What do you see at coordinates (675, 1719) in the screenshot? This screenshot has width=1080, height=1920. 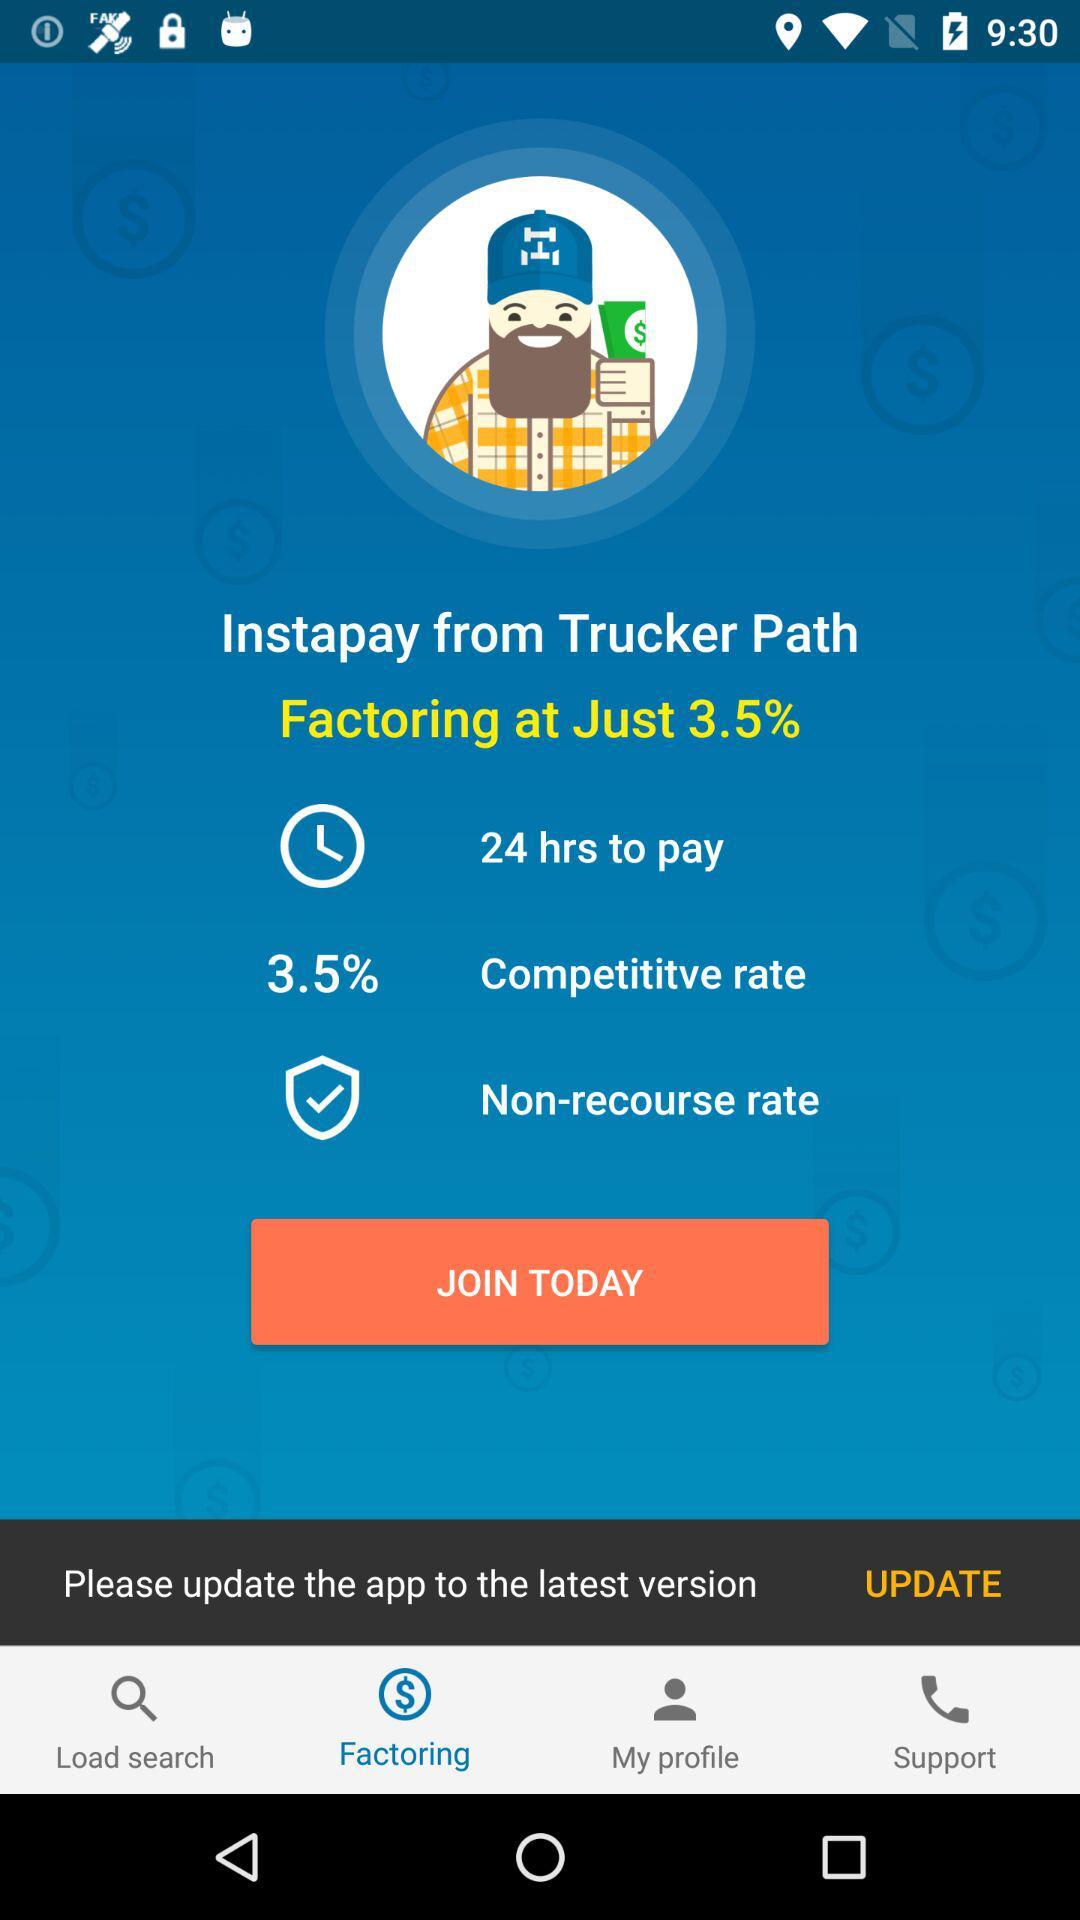 I see `the item to the right of the factoring item` at bounding box center [675, 1719].